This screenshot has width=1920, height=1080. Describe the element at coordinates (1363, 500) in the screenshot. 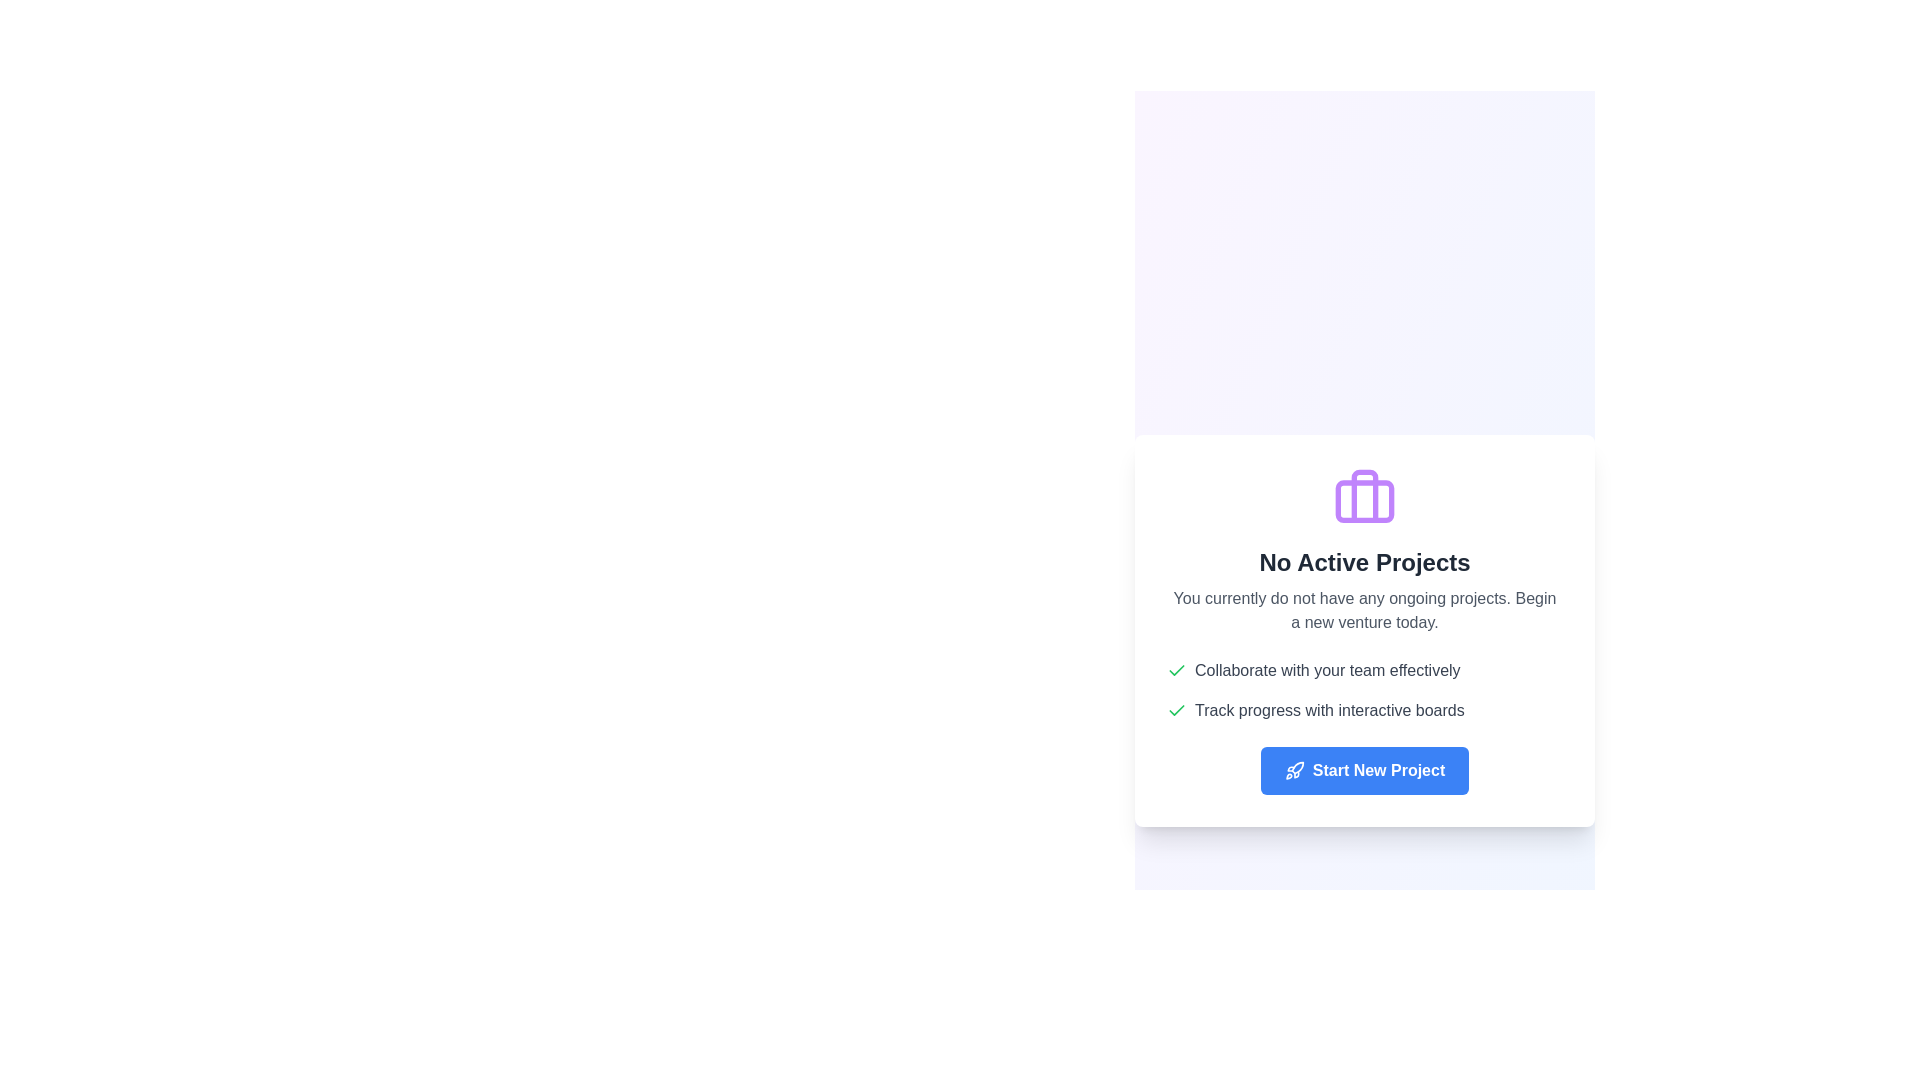

I see `the inner rectangular part of the briefcase icon, which is a component of the application iconography, located above the 'No Active Projects' text` at that location.